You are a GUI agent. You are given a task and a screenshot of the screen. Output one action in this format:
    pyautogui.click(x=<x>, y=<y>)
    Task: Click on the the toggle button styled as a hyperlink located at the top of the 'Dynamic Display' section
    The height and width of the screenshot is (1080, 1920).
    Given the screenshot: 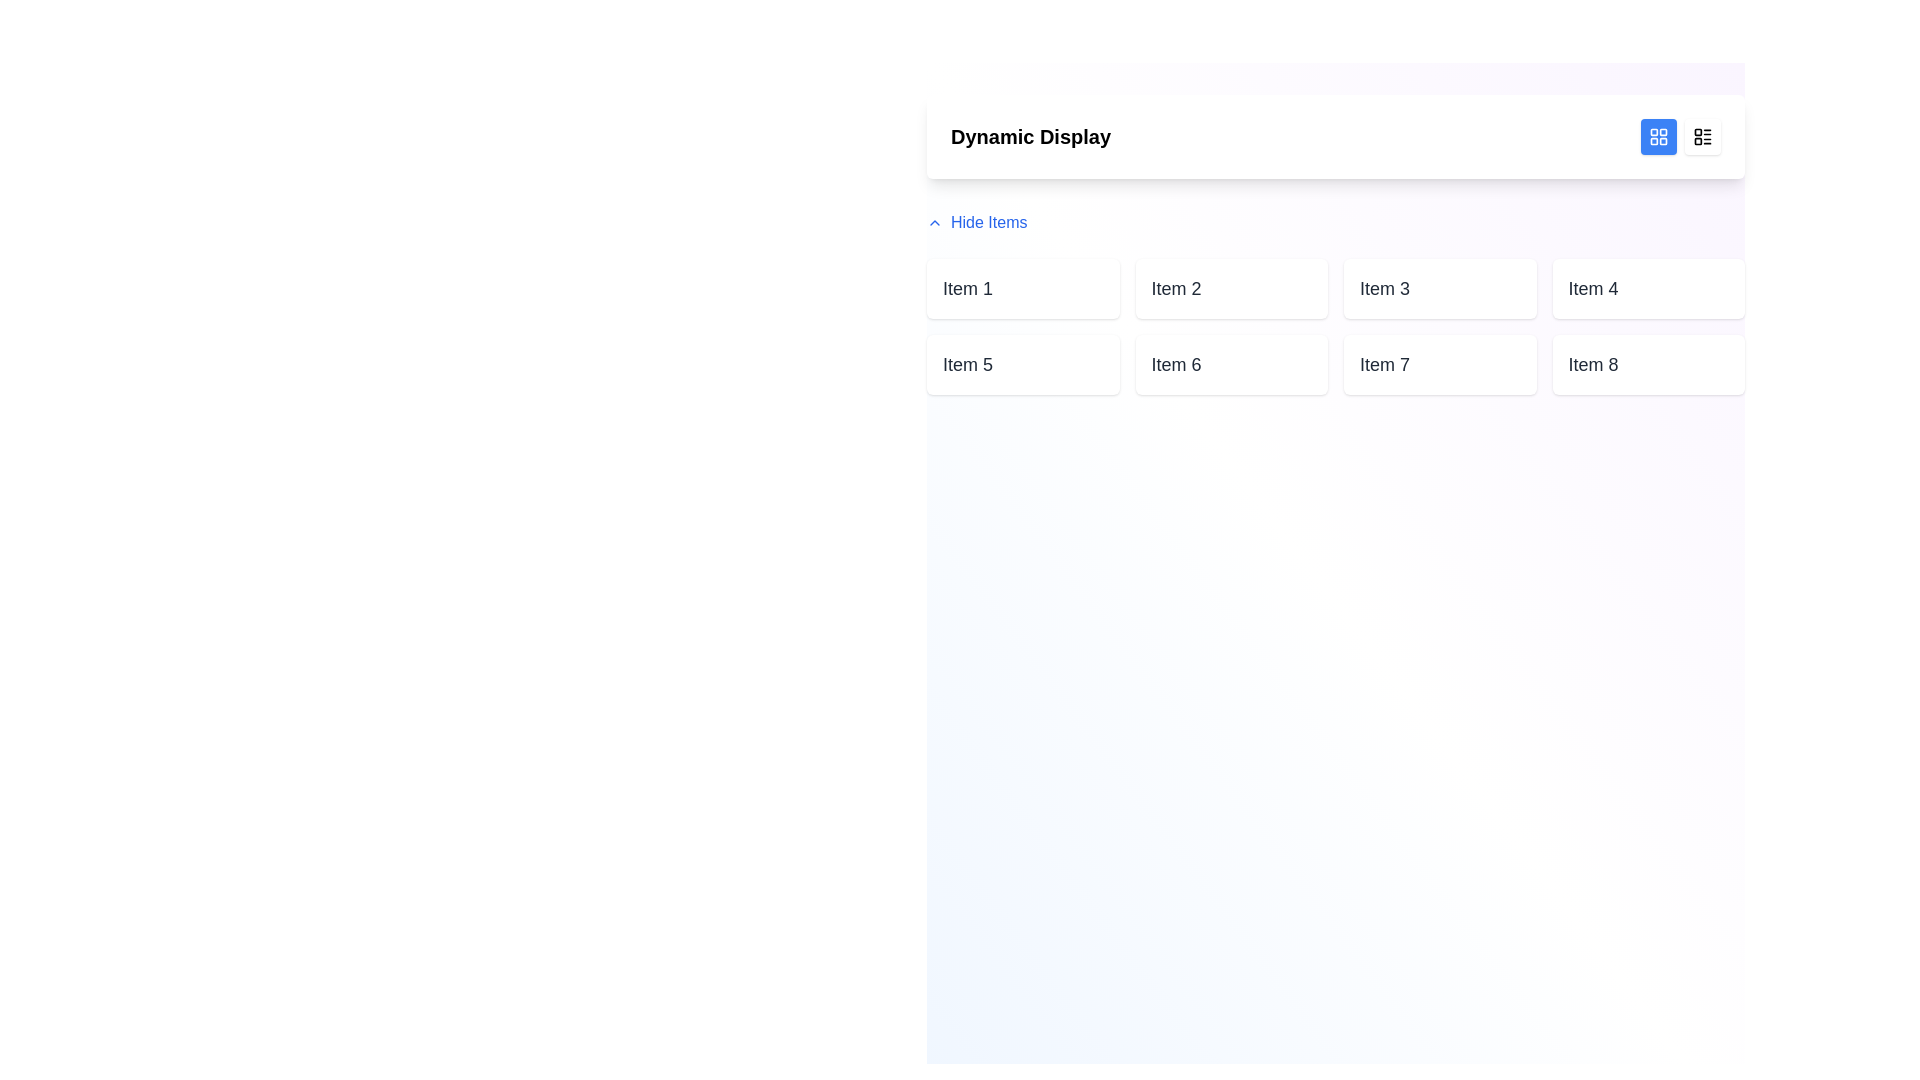 What is the action you would take?
    pyautogui.click(x=977, y=223)
    